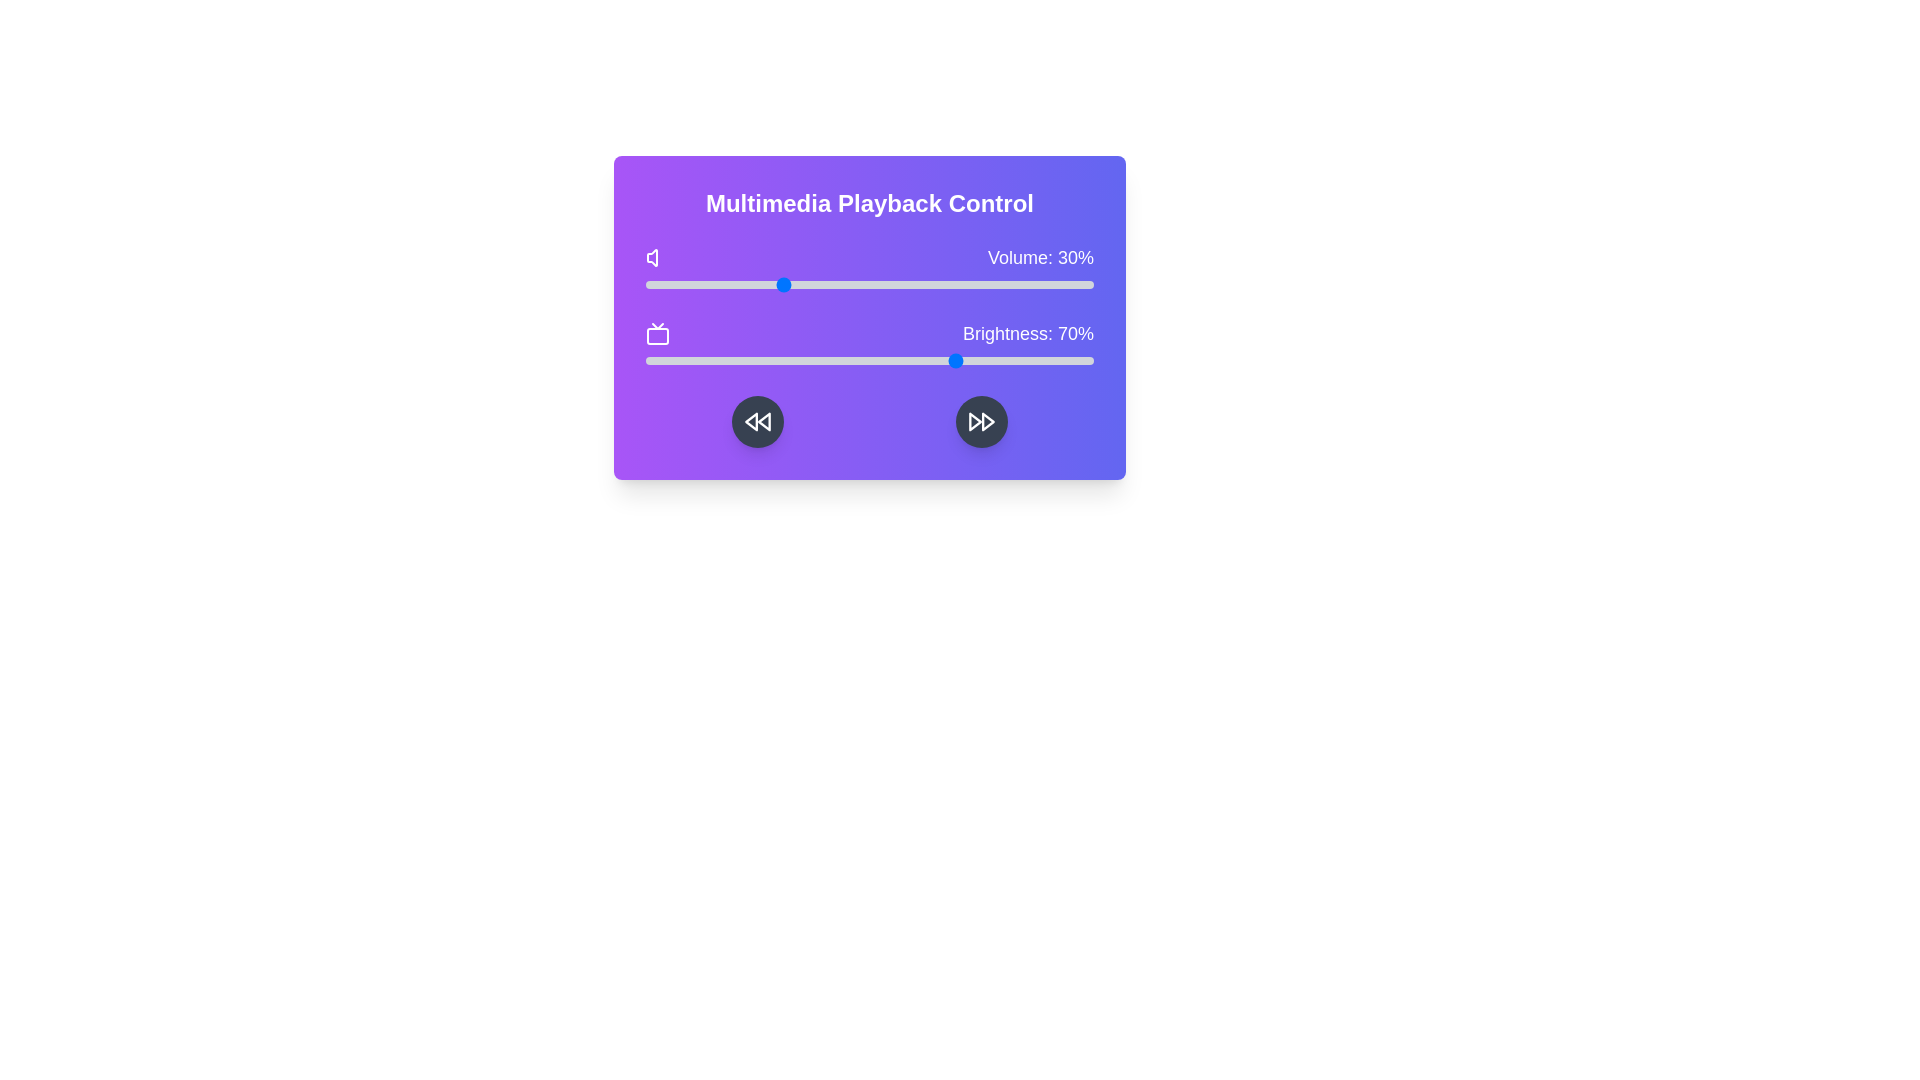 The width and height of the screenshot is (1920, 1080). I want to click on the volume slider to 21%, so click(739, 285).